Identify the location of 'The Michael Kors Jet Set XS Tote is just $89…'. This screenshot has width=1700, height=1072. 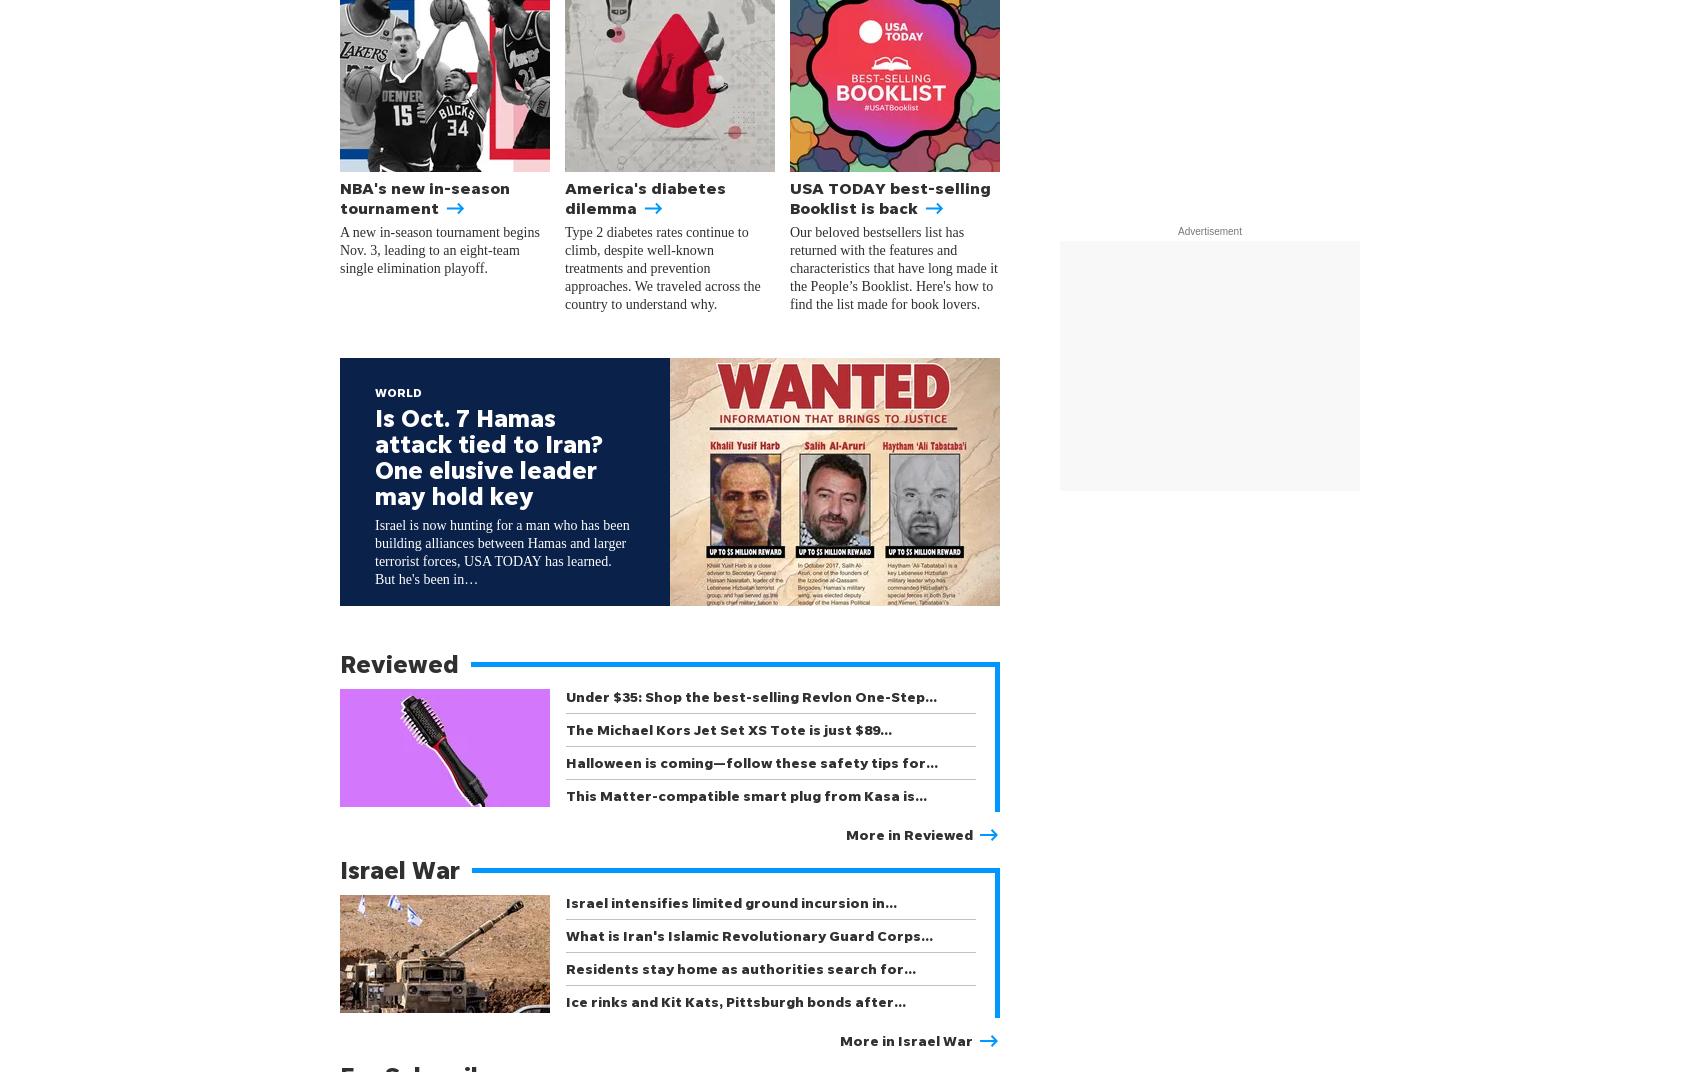
(728, 728).